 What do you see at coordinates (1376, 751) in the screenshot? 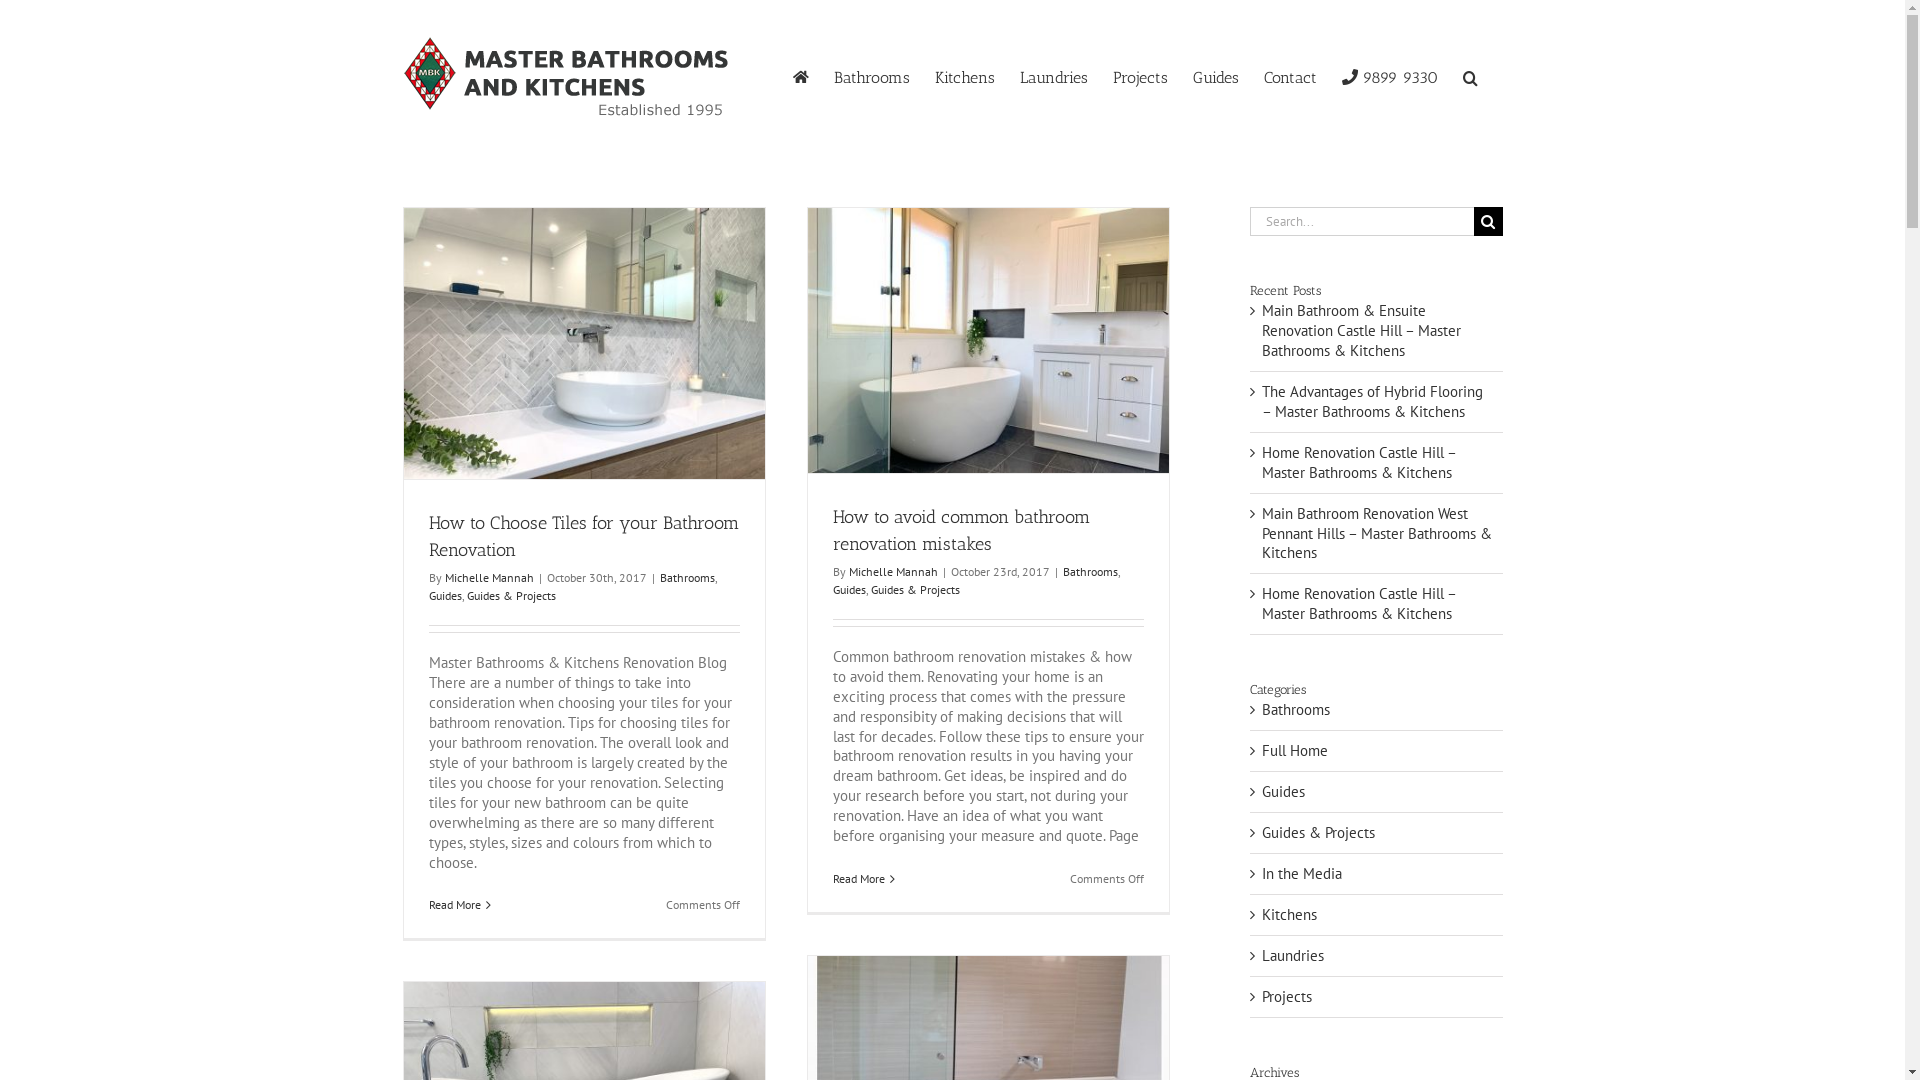
I see `'Full Home'` at bounding box center [1376, 751].